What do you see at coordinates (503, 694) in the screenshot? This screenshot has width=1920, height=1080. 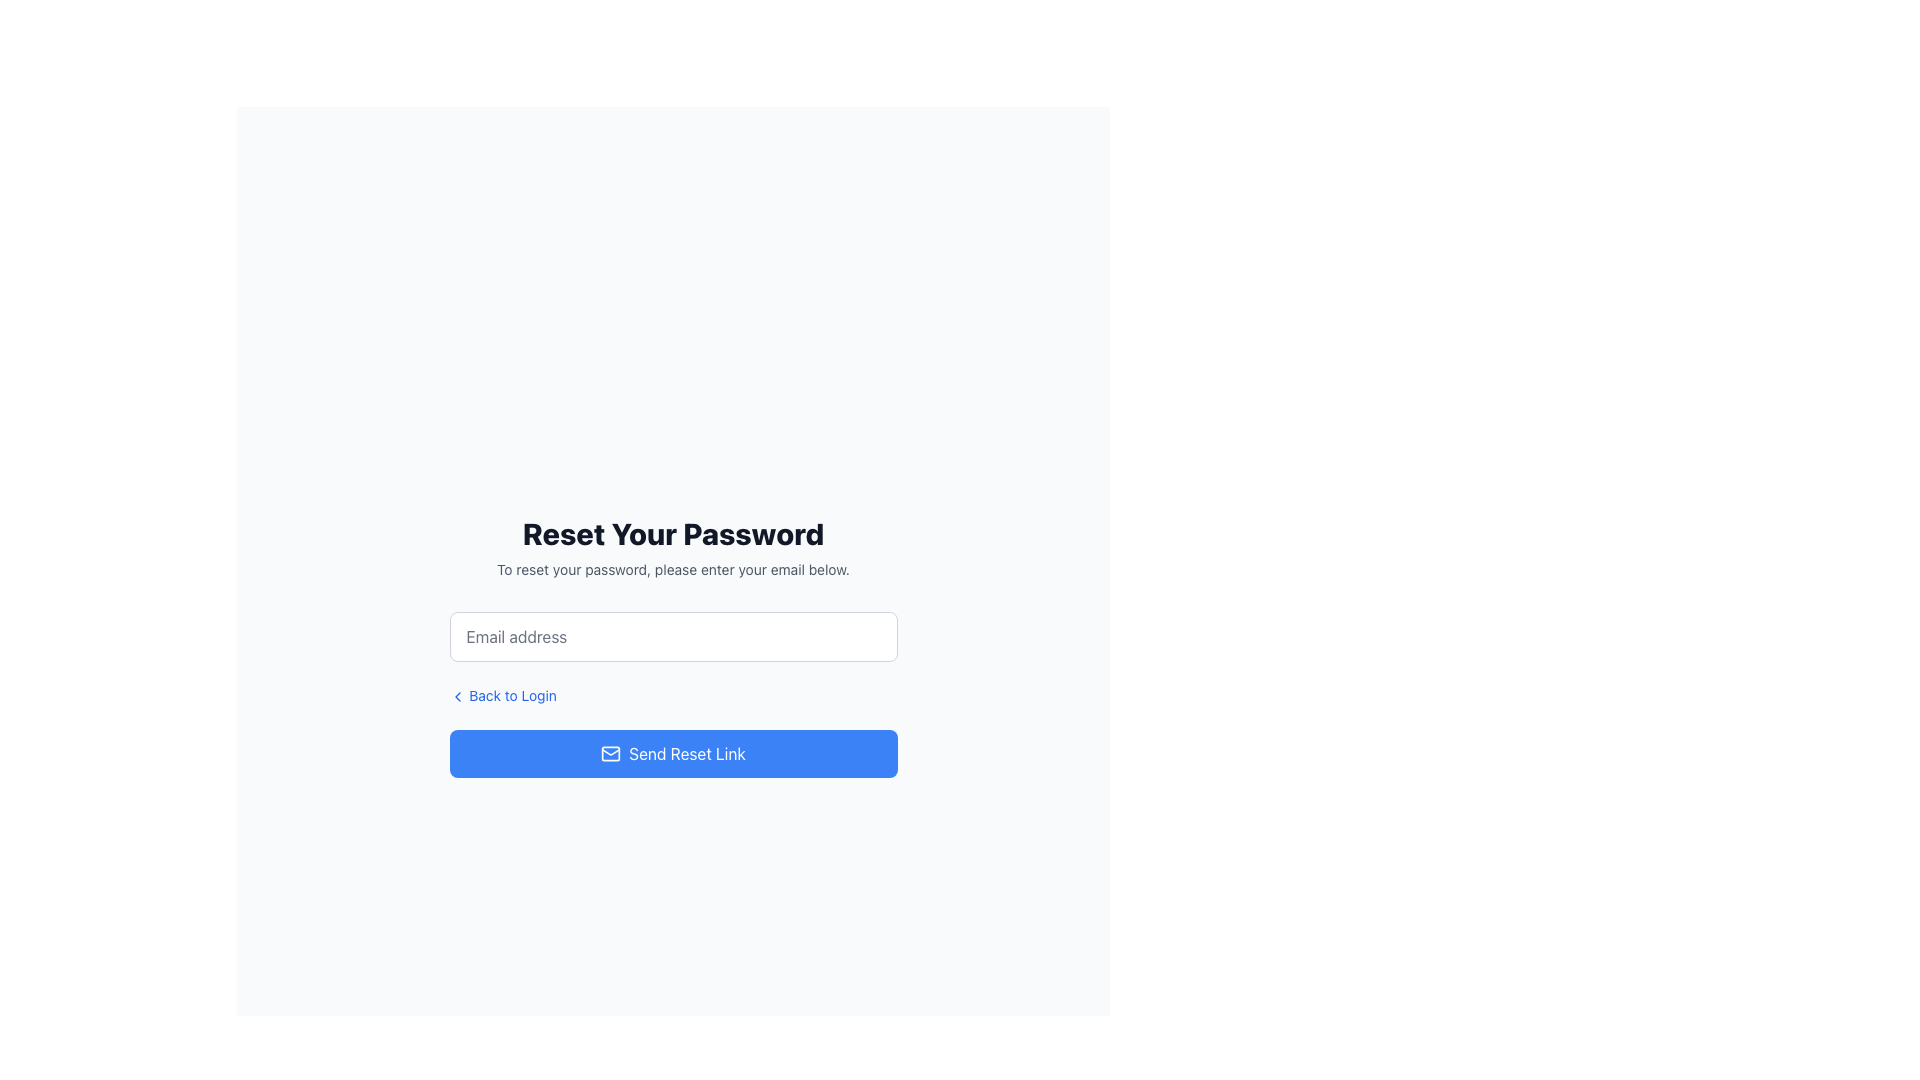 I see `the 'Back to Login' hyperlink, which is a blue-colored text link with a chevron icon on its left, located near the bottom left corner of the form` at bounding box center [503, 694].